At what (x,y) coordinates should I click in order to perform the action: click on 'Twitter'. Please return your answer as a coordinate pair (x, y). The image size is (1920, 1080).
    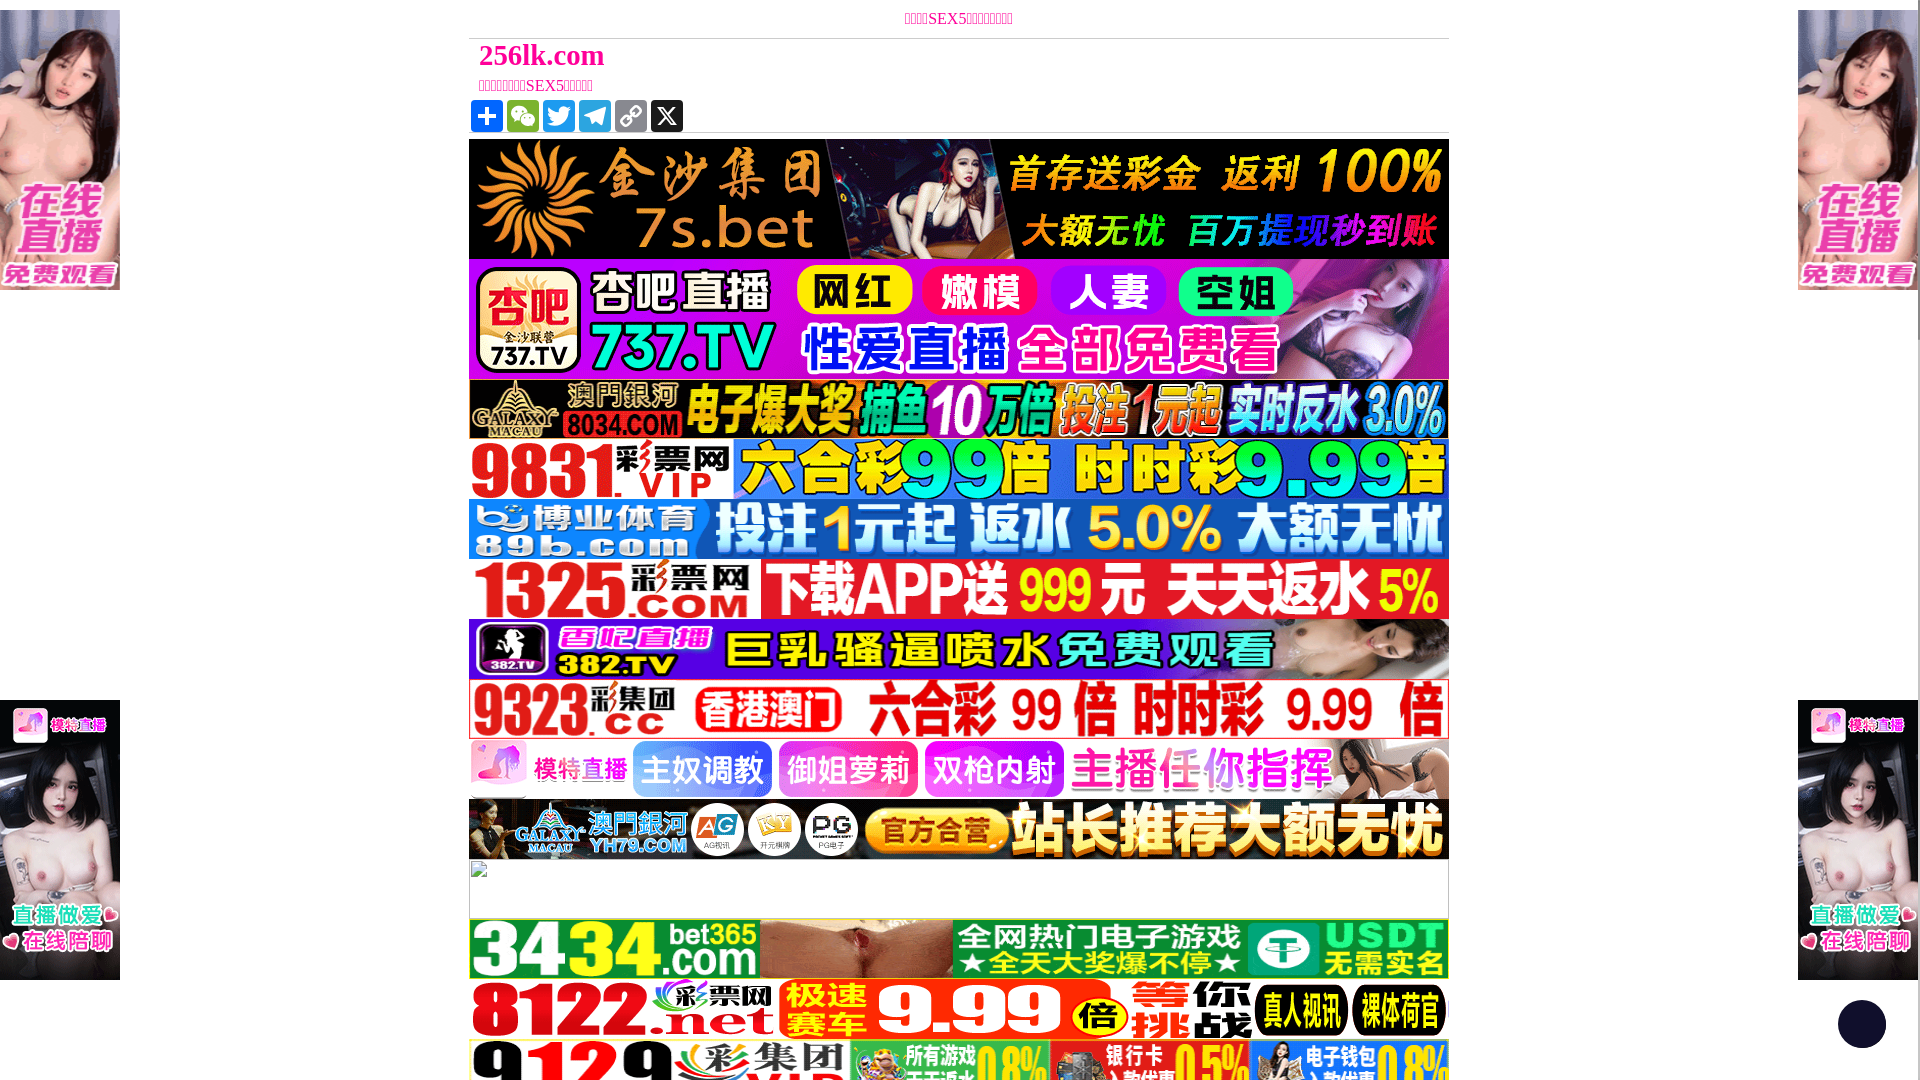
    Looking at the image, I should click on (541, 115).